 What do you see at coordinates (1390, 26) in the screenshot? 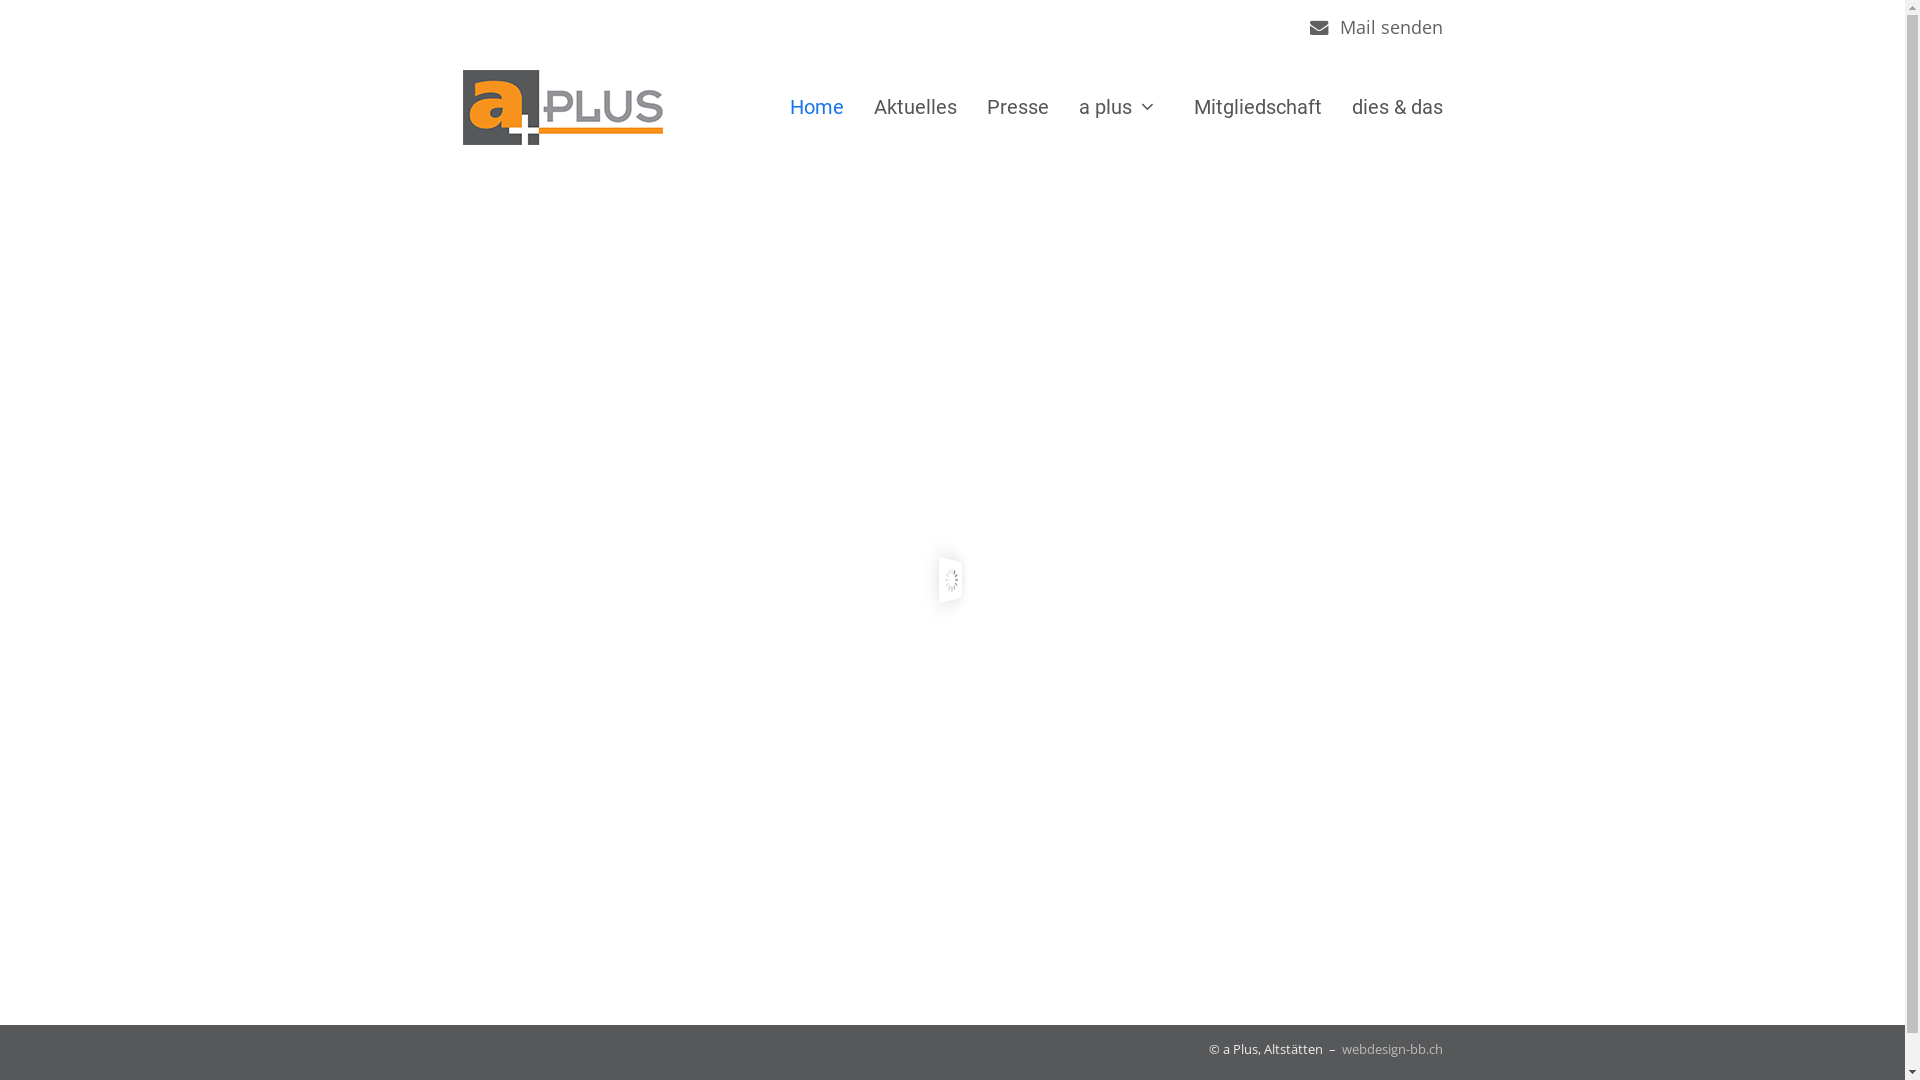
I see `'Mail senden'` at bounding box center [1390, 26].